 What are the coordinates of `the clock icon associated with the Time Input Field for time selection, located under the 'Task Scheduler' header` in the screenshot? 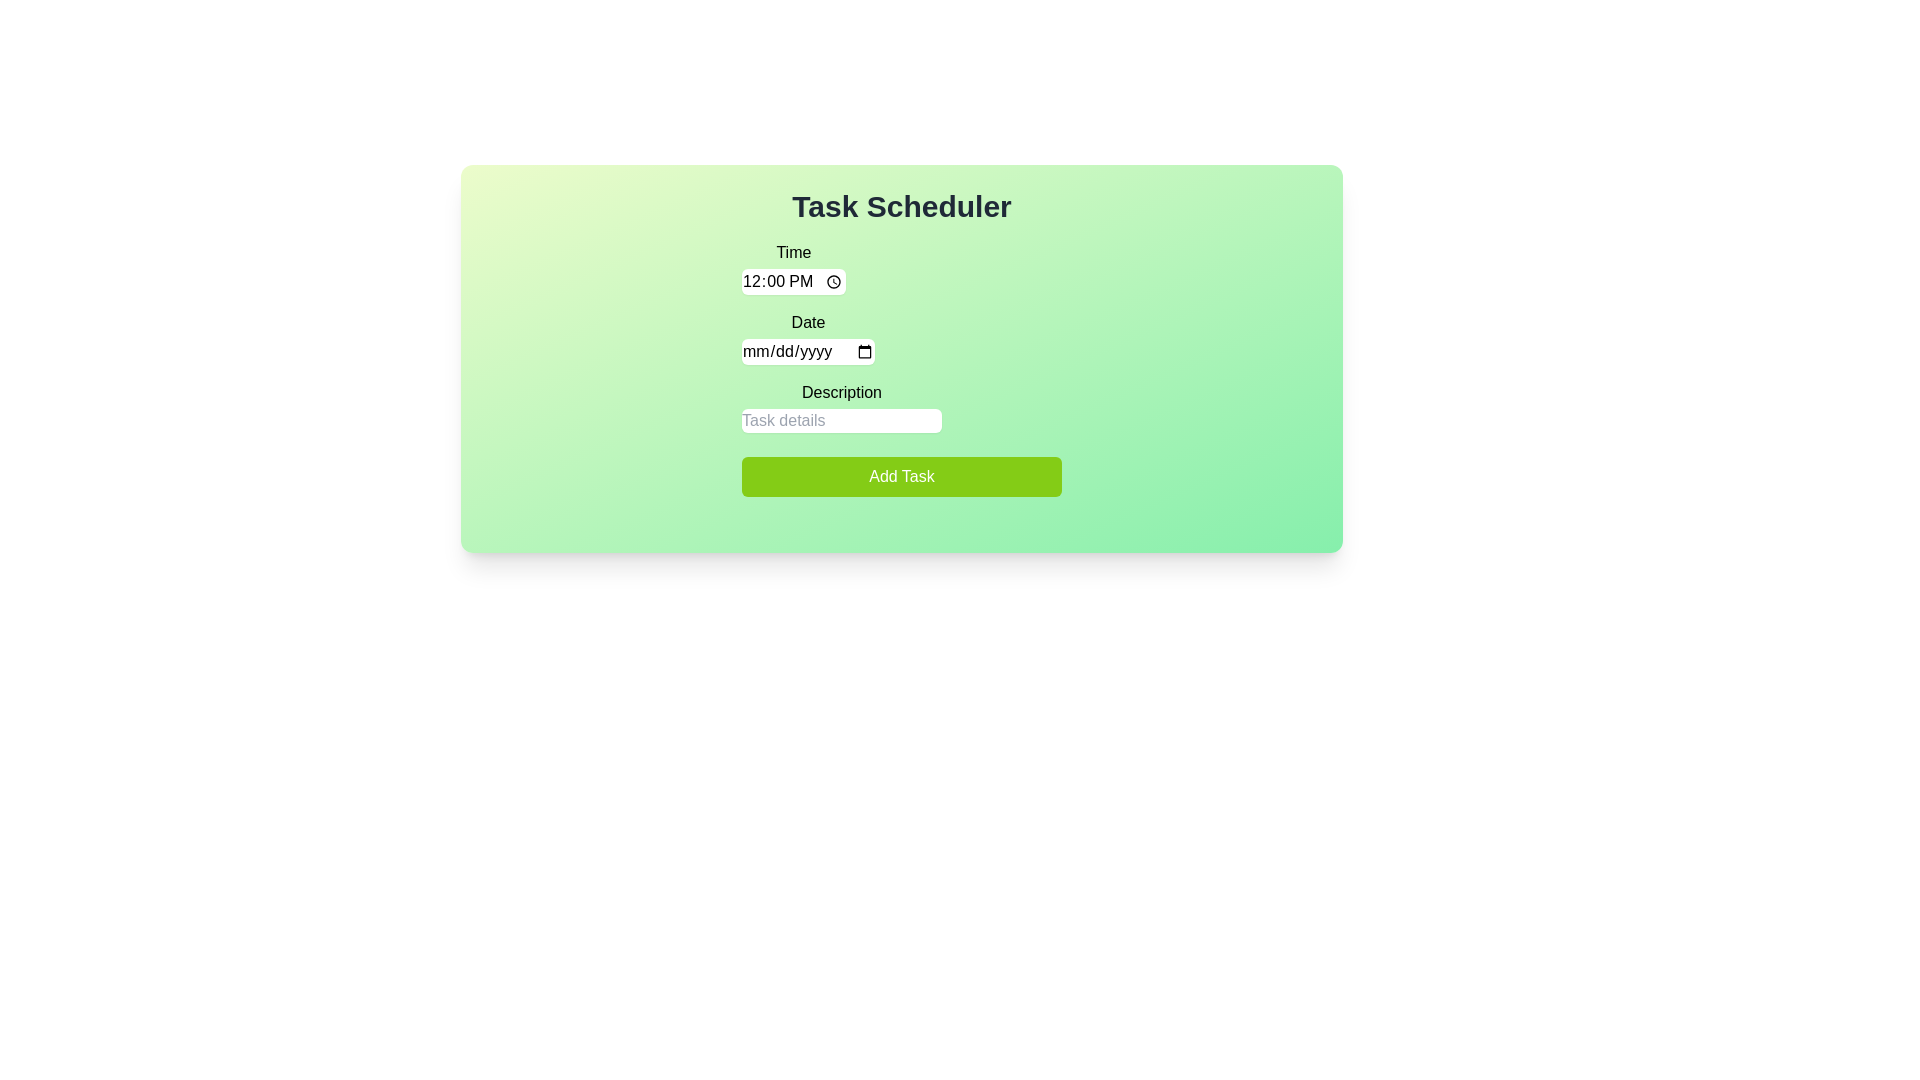 It's located at (792, 266).